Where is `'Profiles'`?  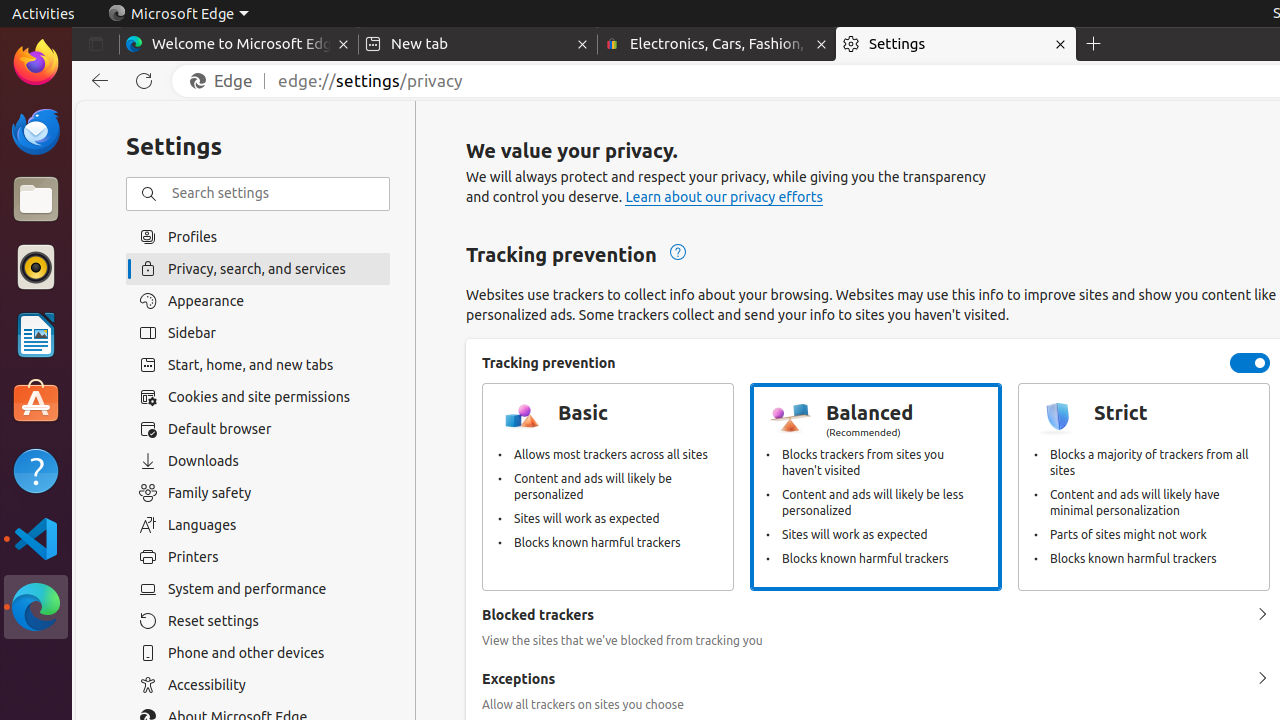 'Profiles' is located at coordinates (257, 236).